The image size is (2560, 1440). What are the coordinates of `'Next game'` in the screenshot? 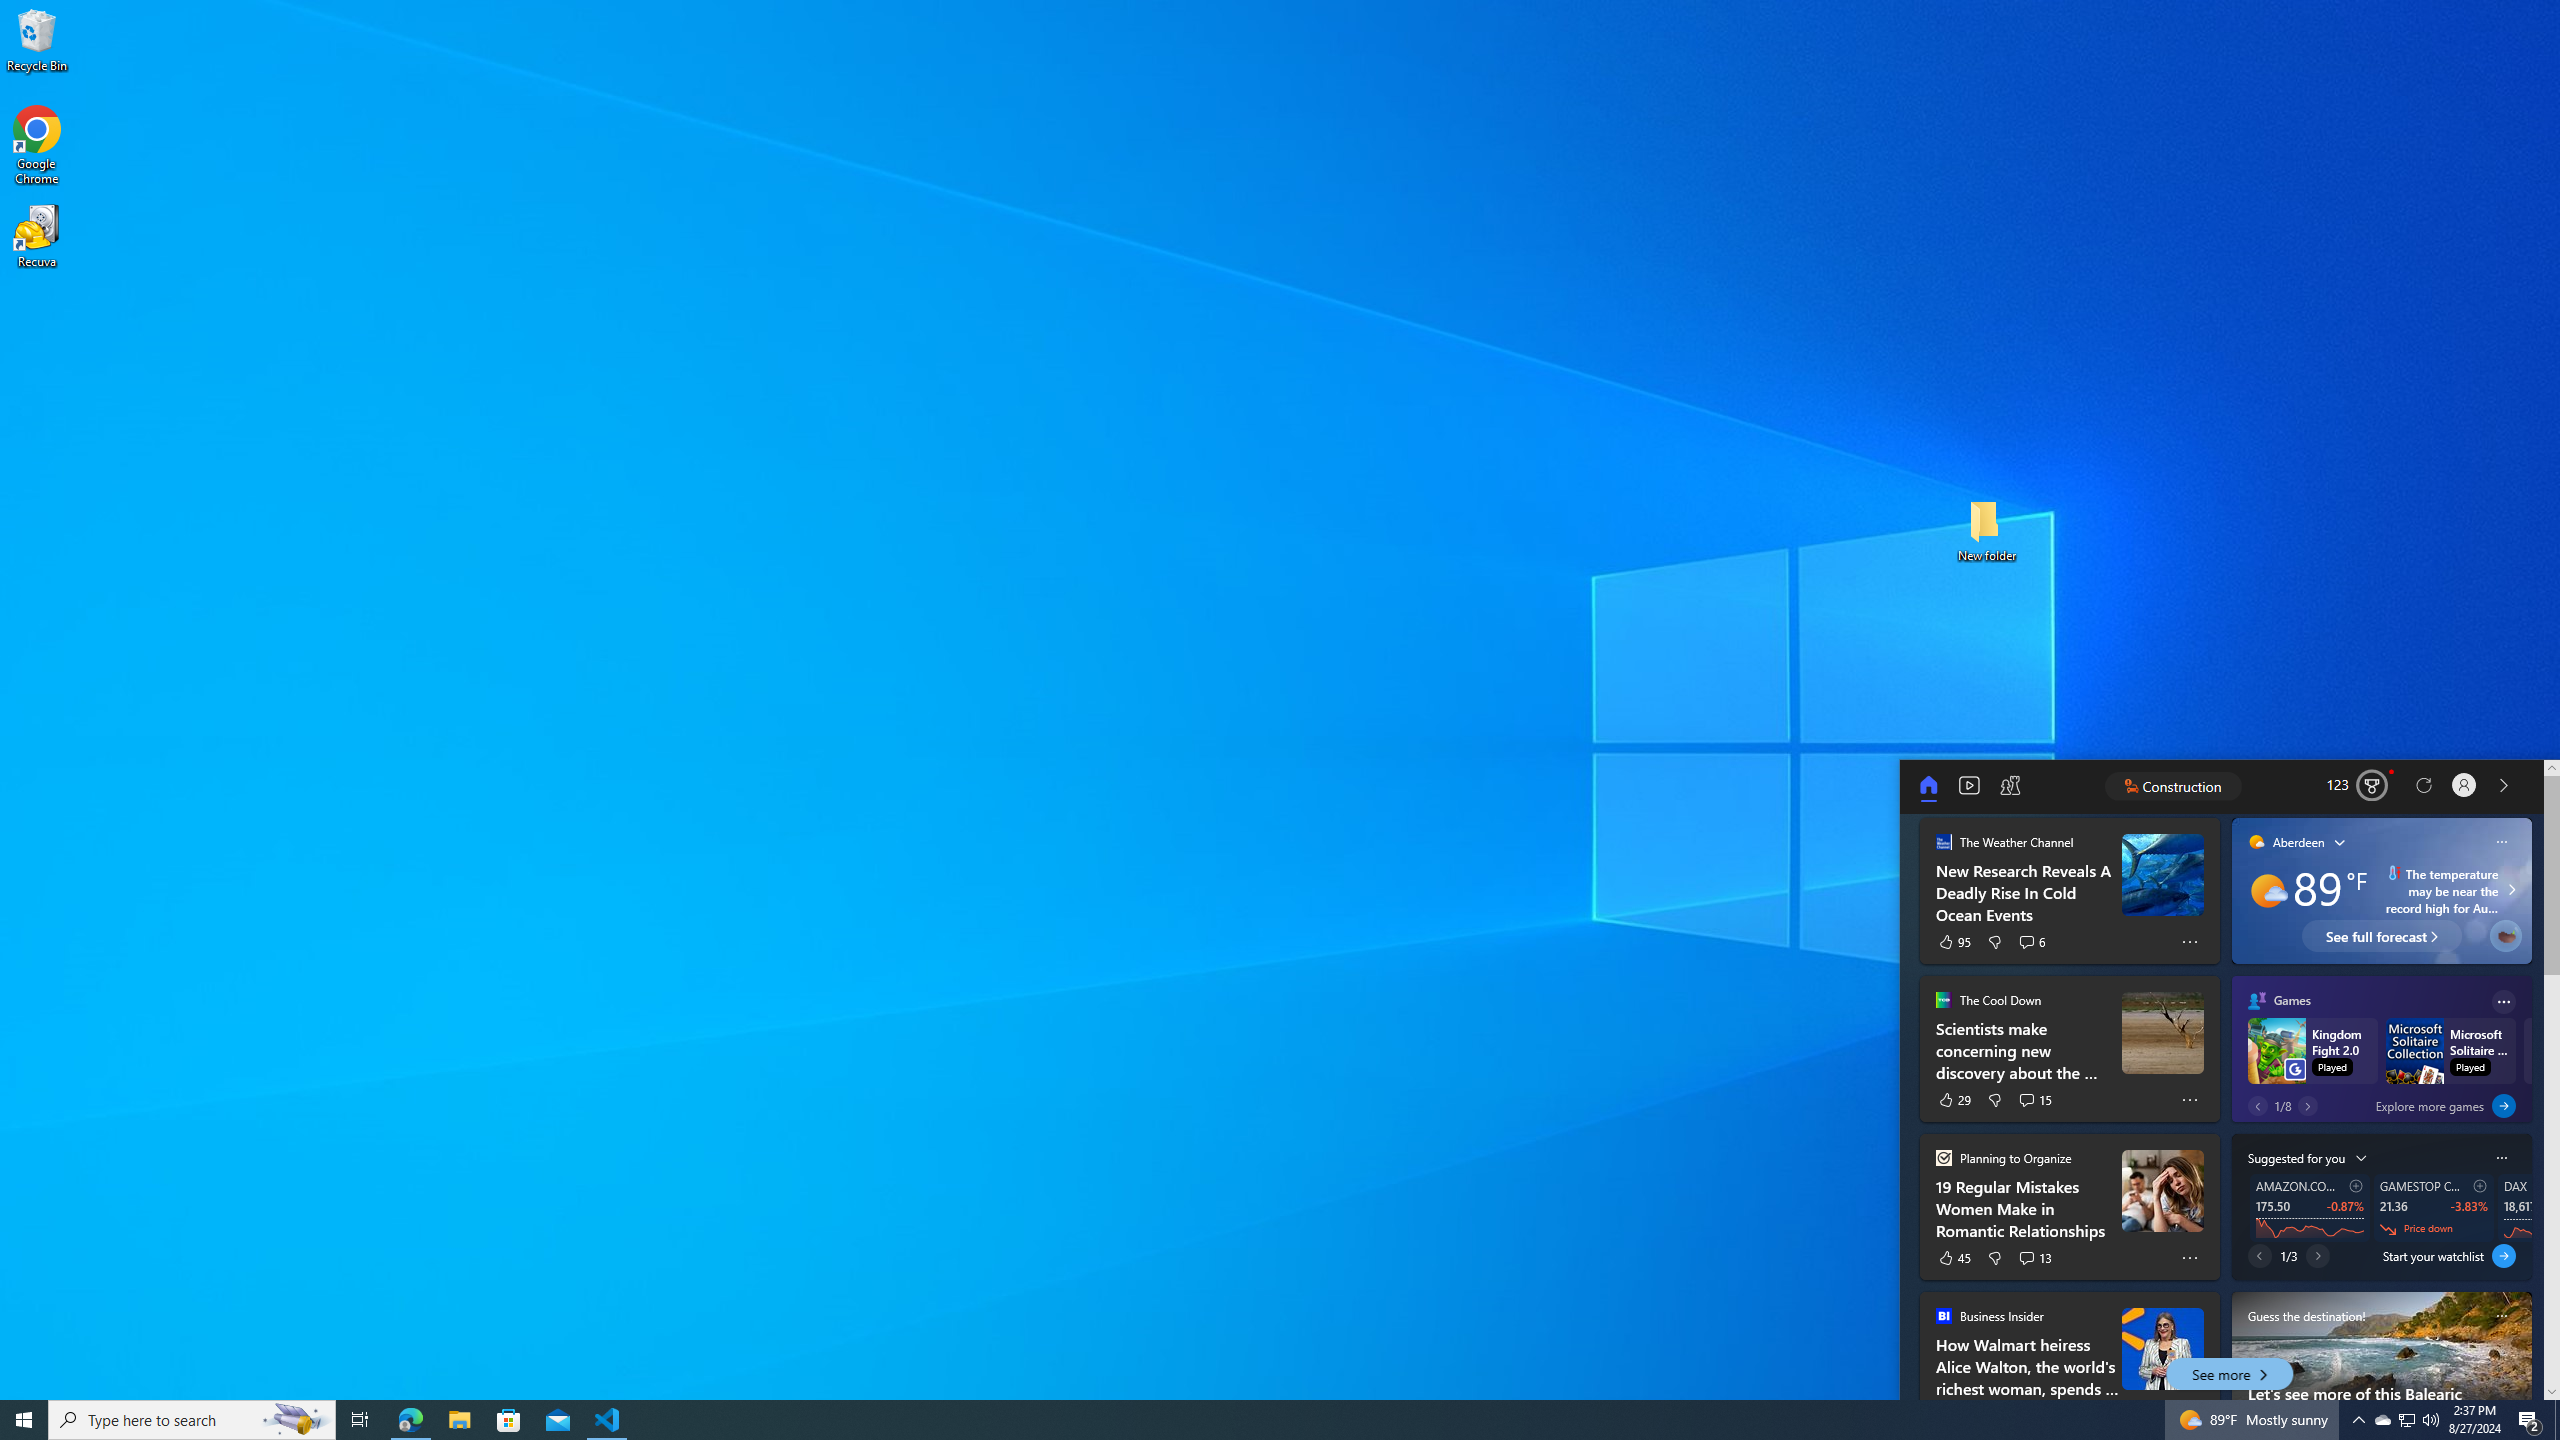 It's located at (2307, 1104).